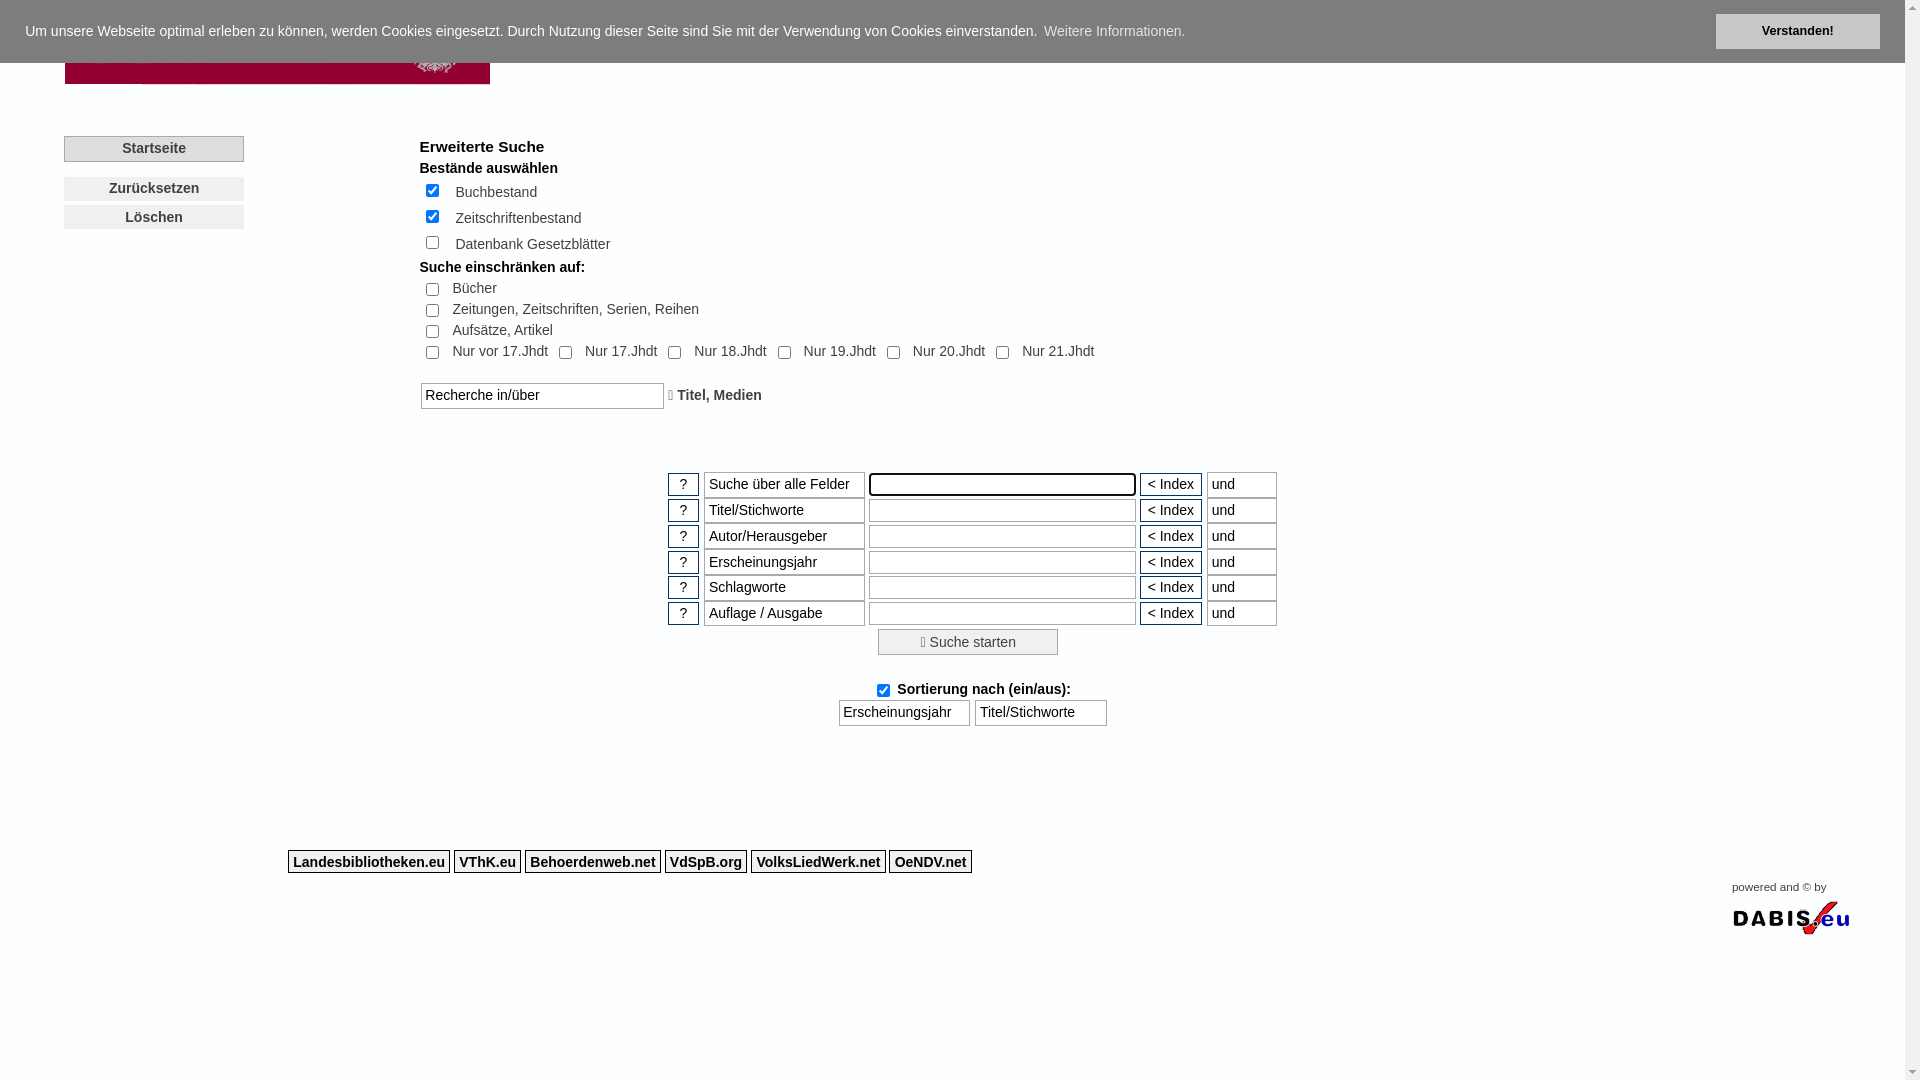 The width and height of the screenshot is (1920, 1080). What do you see at coordinates (929, 860) in the screenshot?
I see `'OeNDV.net'` at bounding box center [929, 860].